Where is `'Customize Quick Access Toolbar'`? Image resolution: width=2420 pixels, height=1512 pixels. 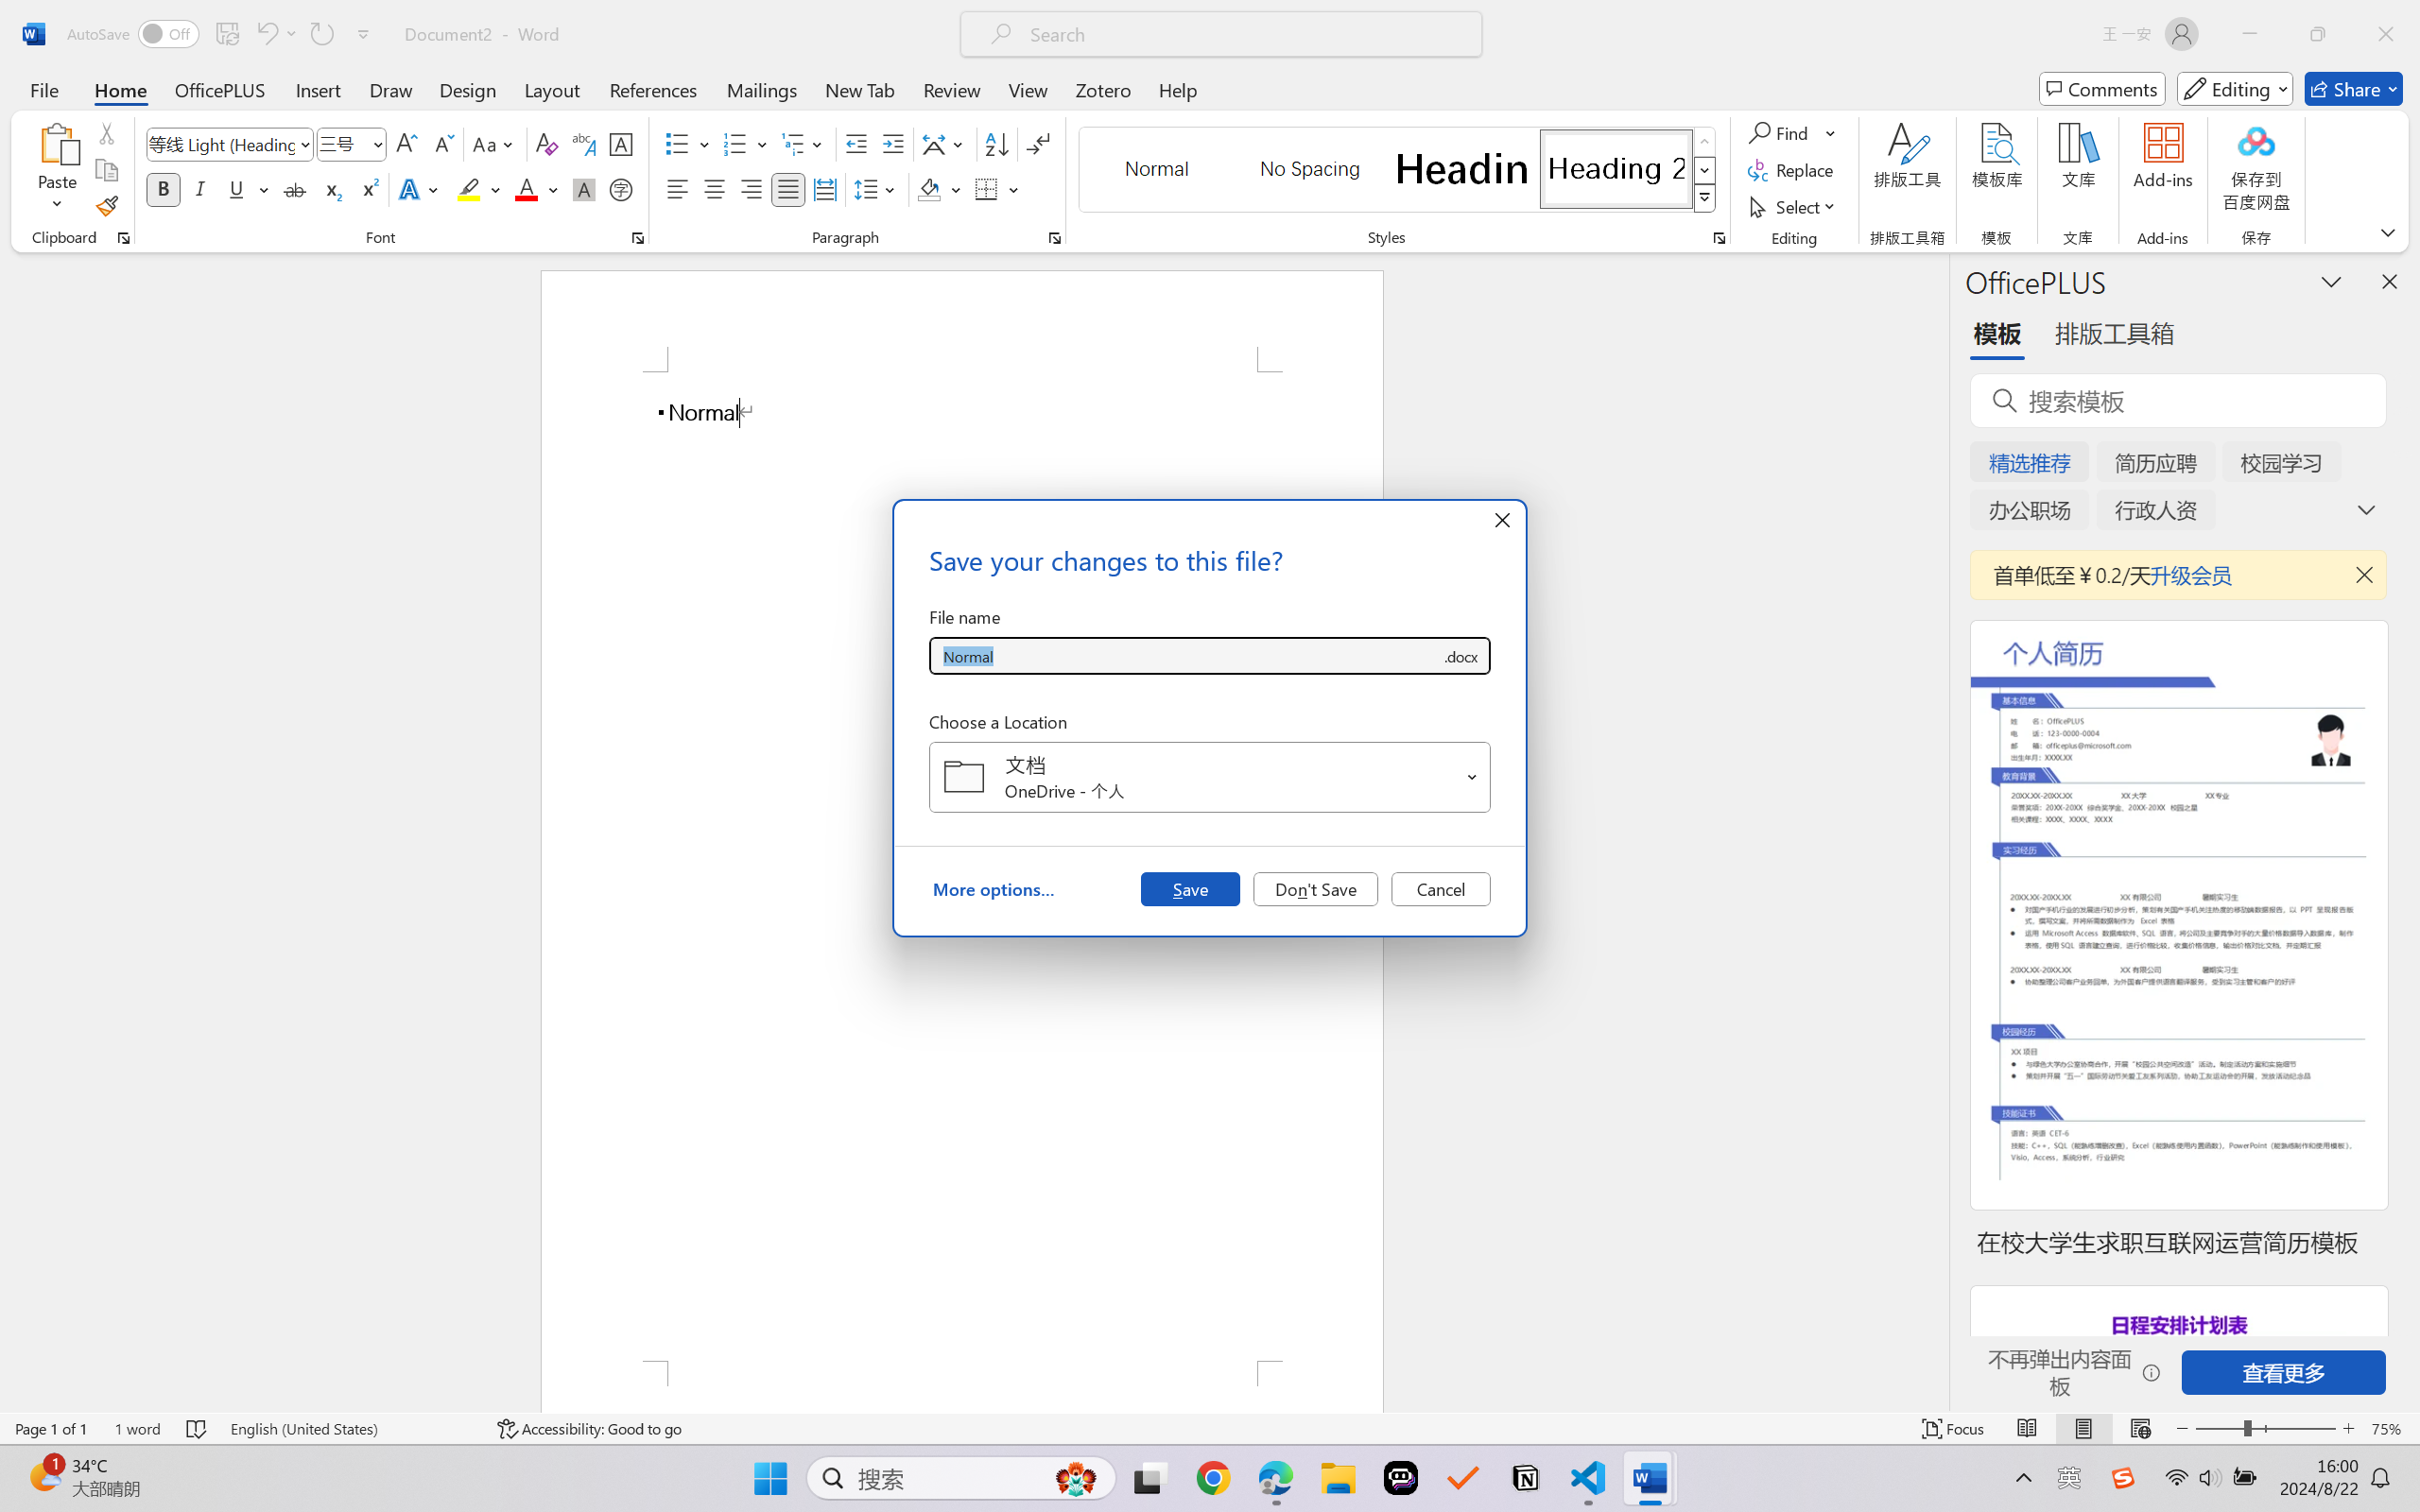 'Customize Quick Access Toolbar' is located at coordinates (363, 33).